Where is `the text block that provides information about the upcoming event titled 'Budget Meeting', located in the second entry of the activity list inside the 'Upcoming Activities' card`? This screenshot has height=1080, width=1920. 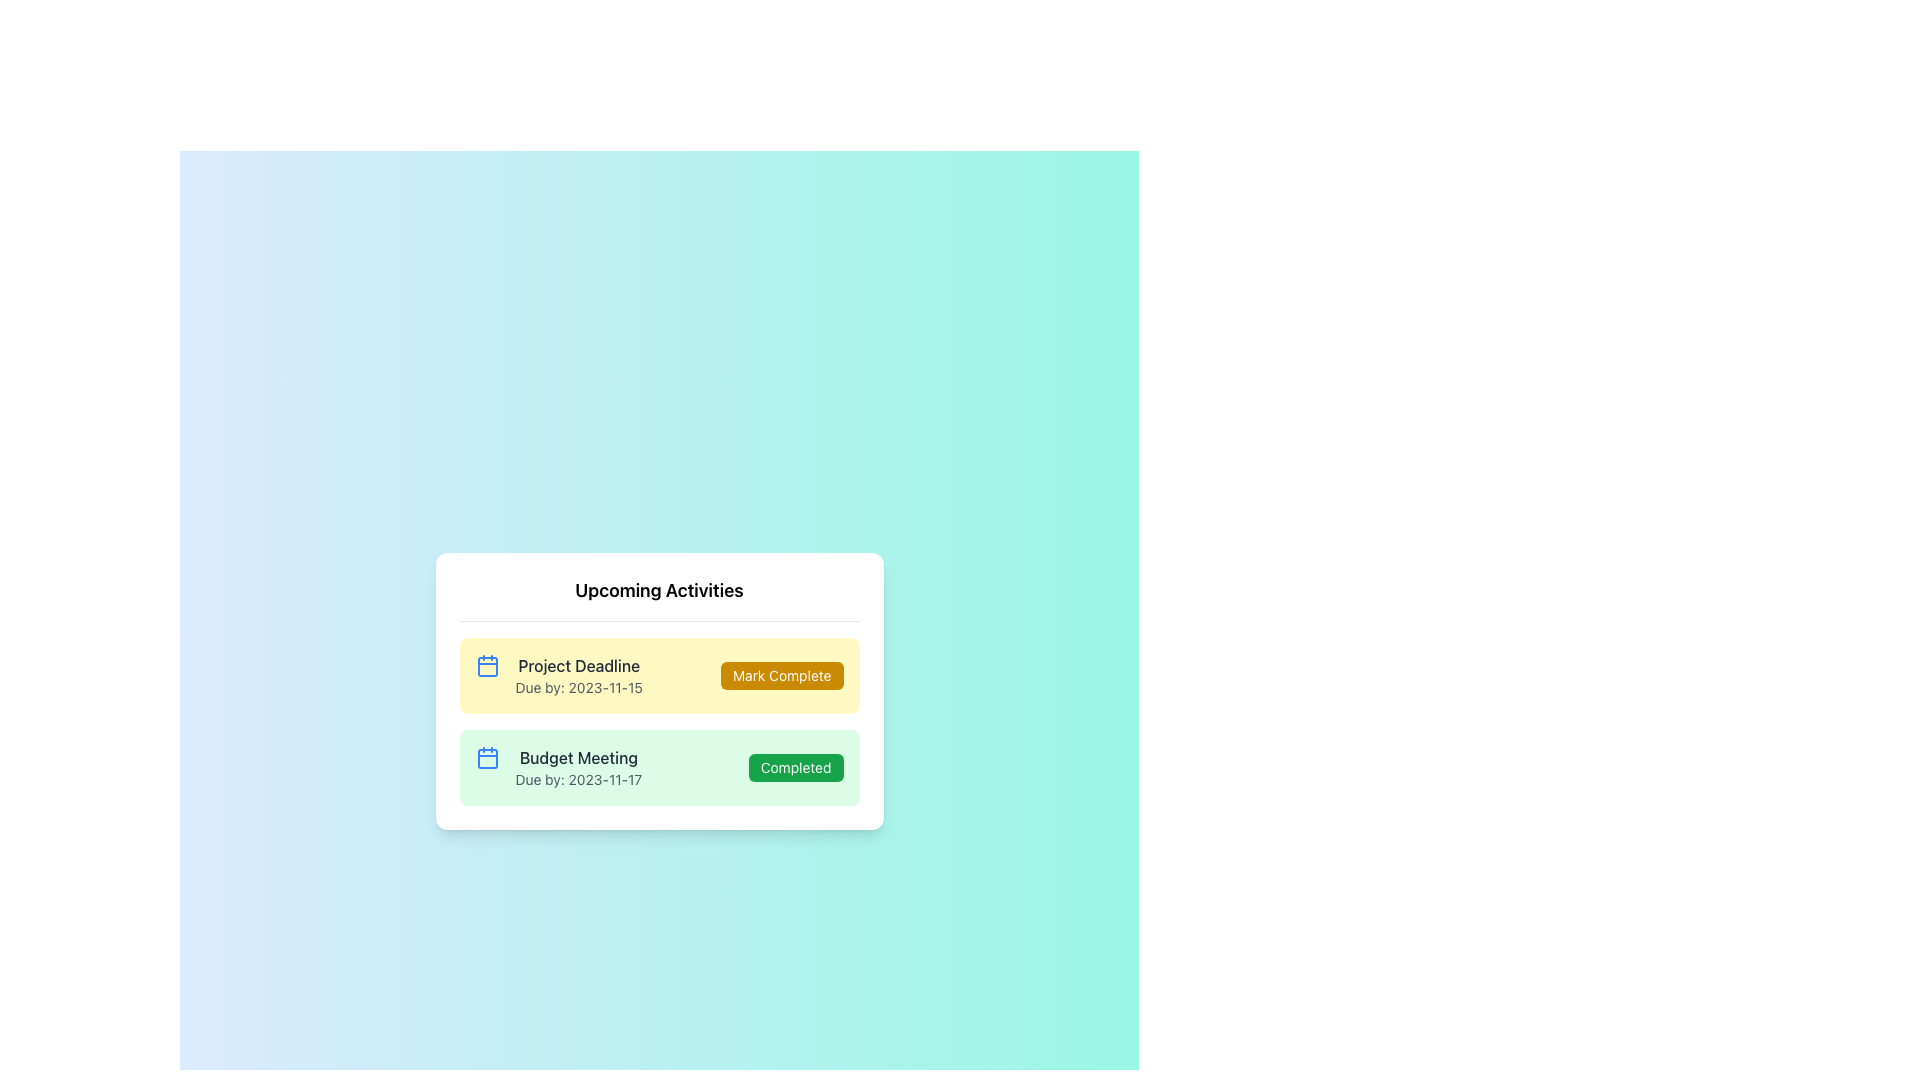
the text block that provides information about the upcoming event titled 'Budget Meeting', located in the second entry of the activity list inside the 'Upcoming Activities' card is located at coordinates (577, 766).